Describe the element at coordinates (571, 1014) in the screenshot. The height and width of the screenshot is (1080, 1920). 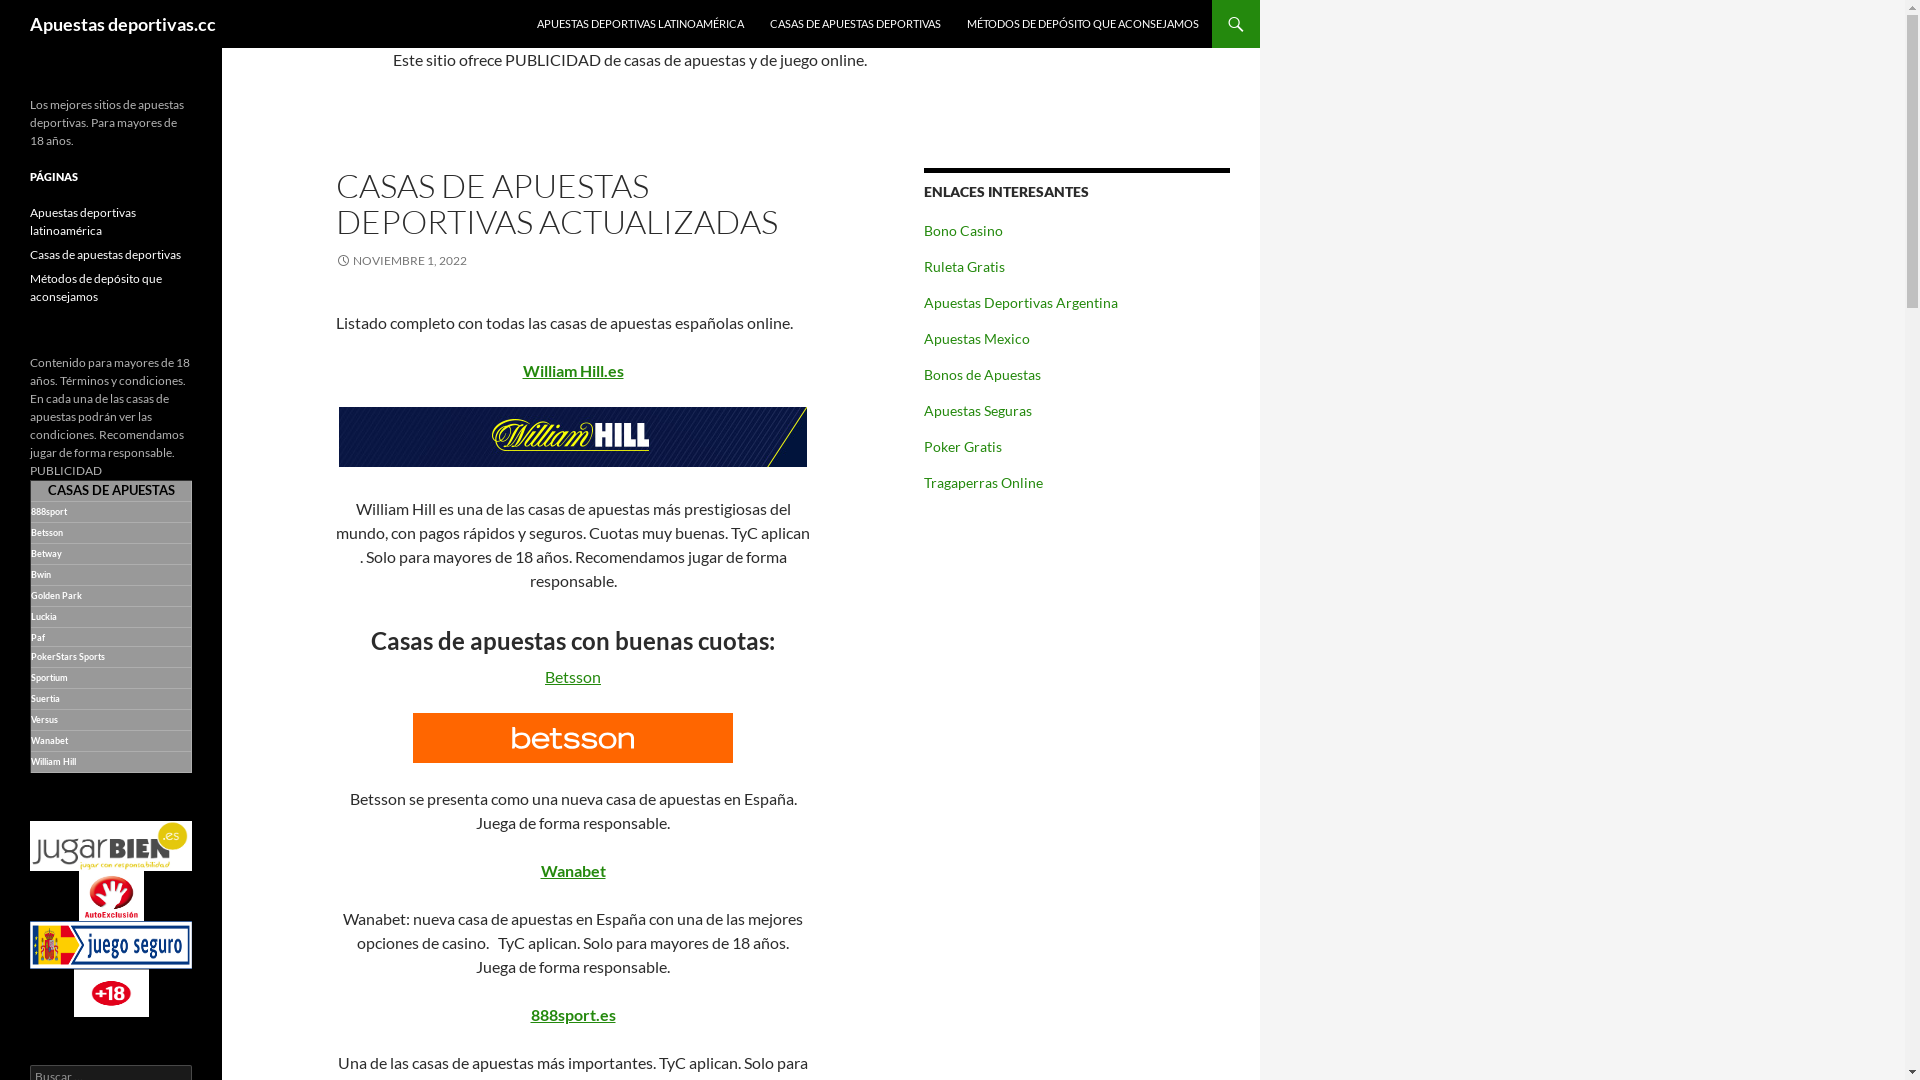
I see `'888sport.es'` at that location.